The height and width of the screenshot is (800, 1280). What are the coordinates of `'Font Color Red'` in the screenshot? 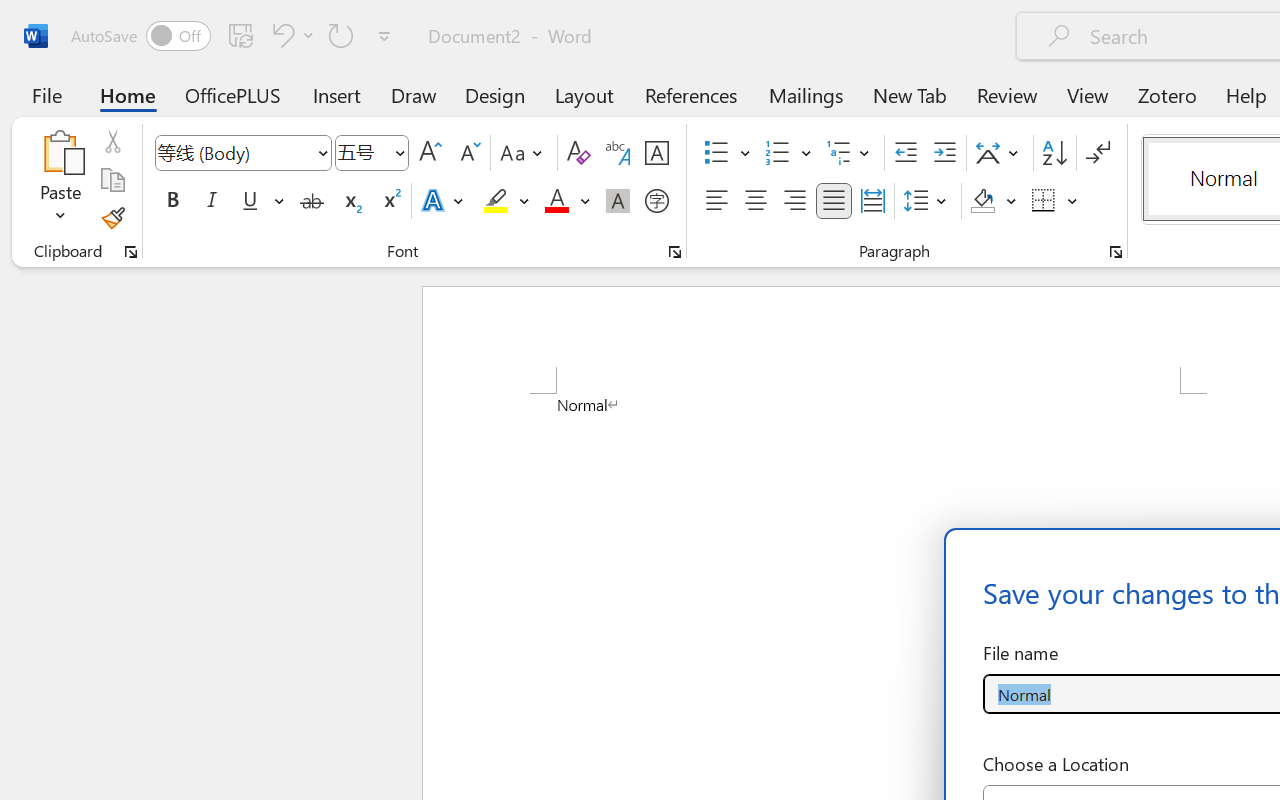 It's located at (556, 201).